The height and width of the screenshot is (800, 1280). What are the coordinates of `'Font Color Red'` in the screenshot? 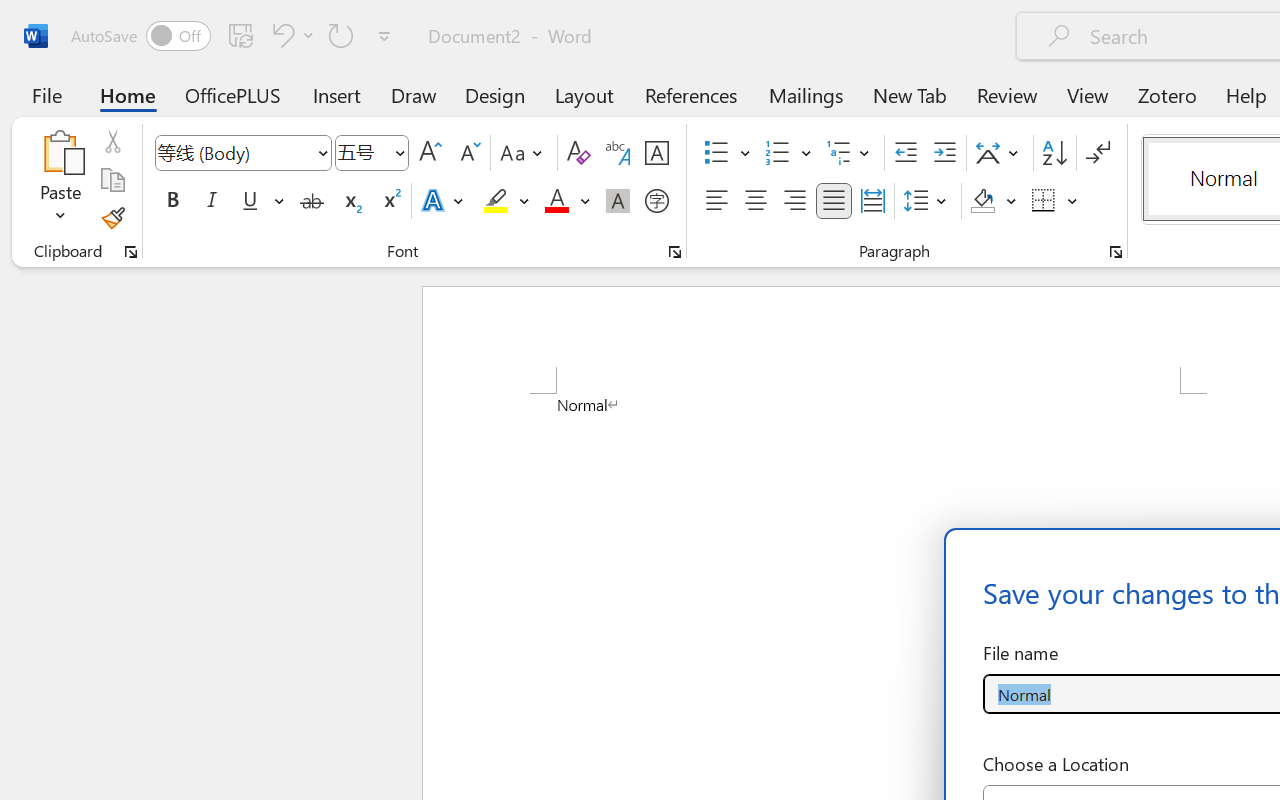 It's located at (556, 201).